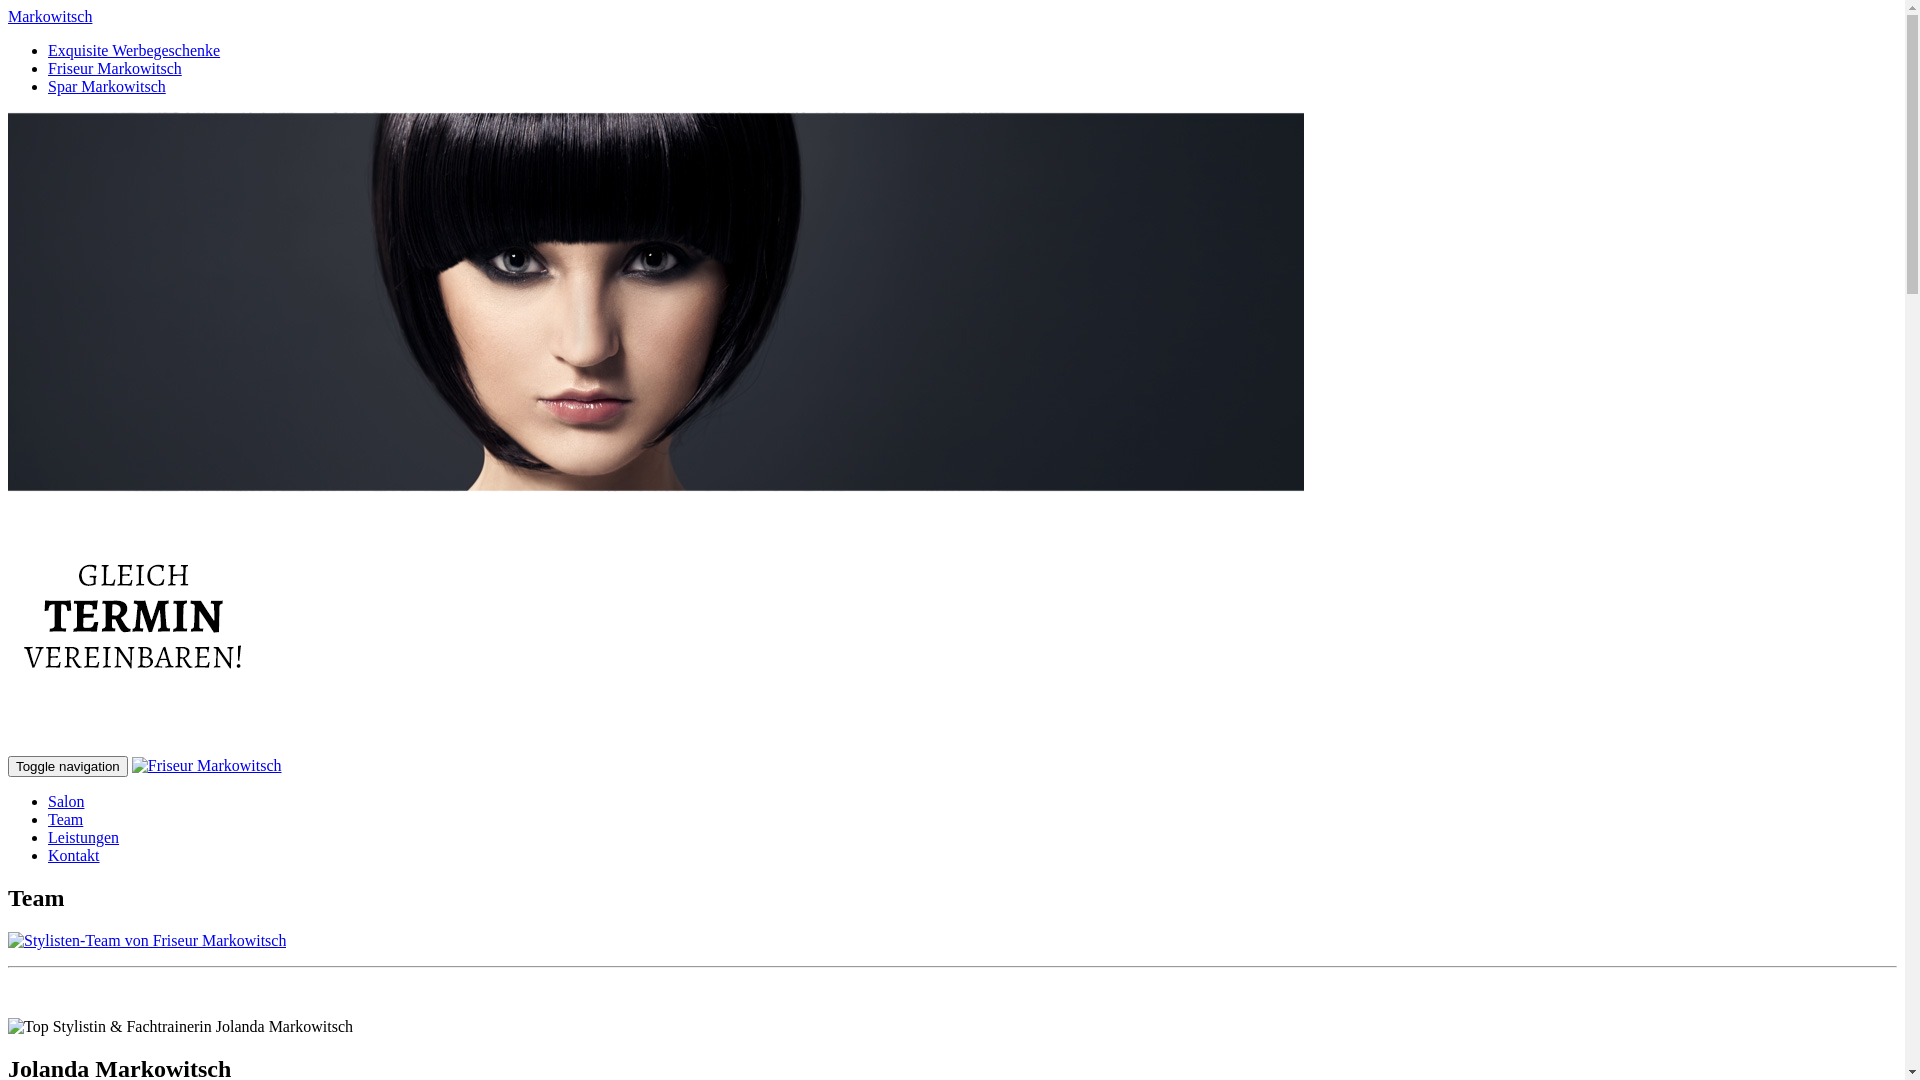 The image size is (1920, 1080). Describe the element at coordinates (133, 49) in the screenshot. I see `'Exquisite Werbegeschenke'` at that location.